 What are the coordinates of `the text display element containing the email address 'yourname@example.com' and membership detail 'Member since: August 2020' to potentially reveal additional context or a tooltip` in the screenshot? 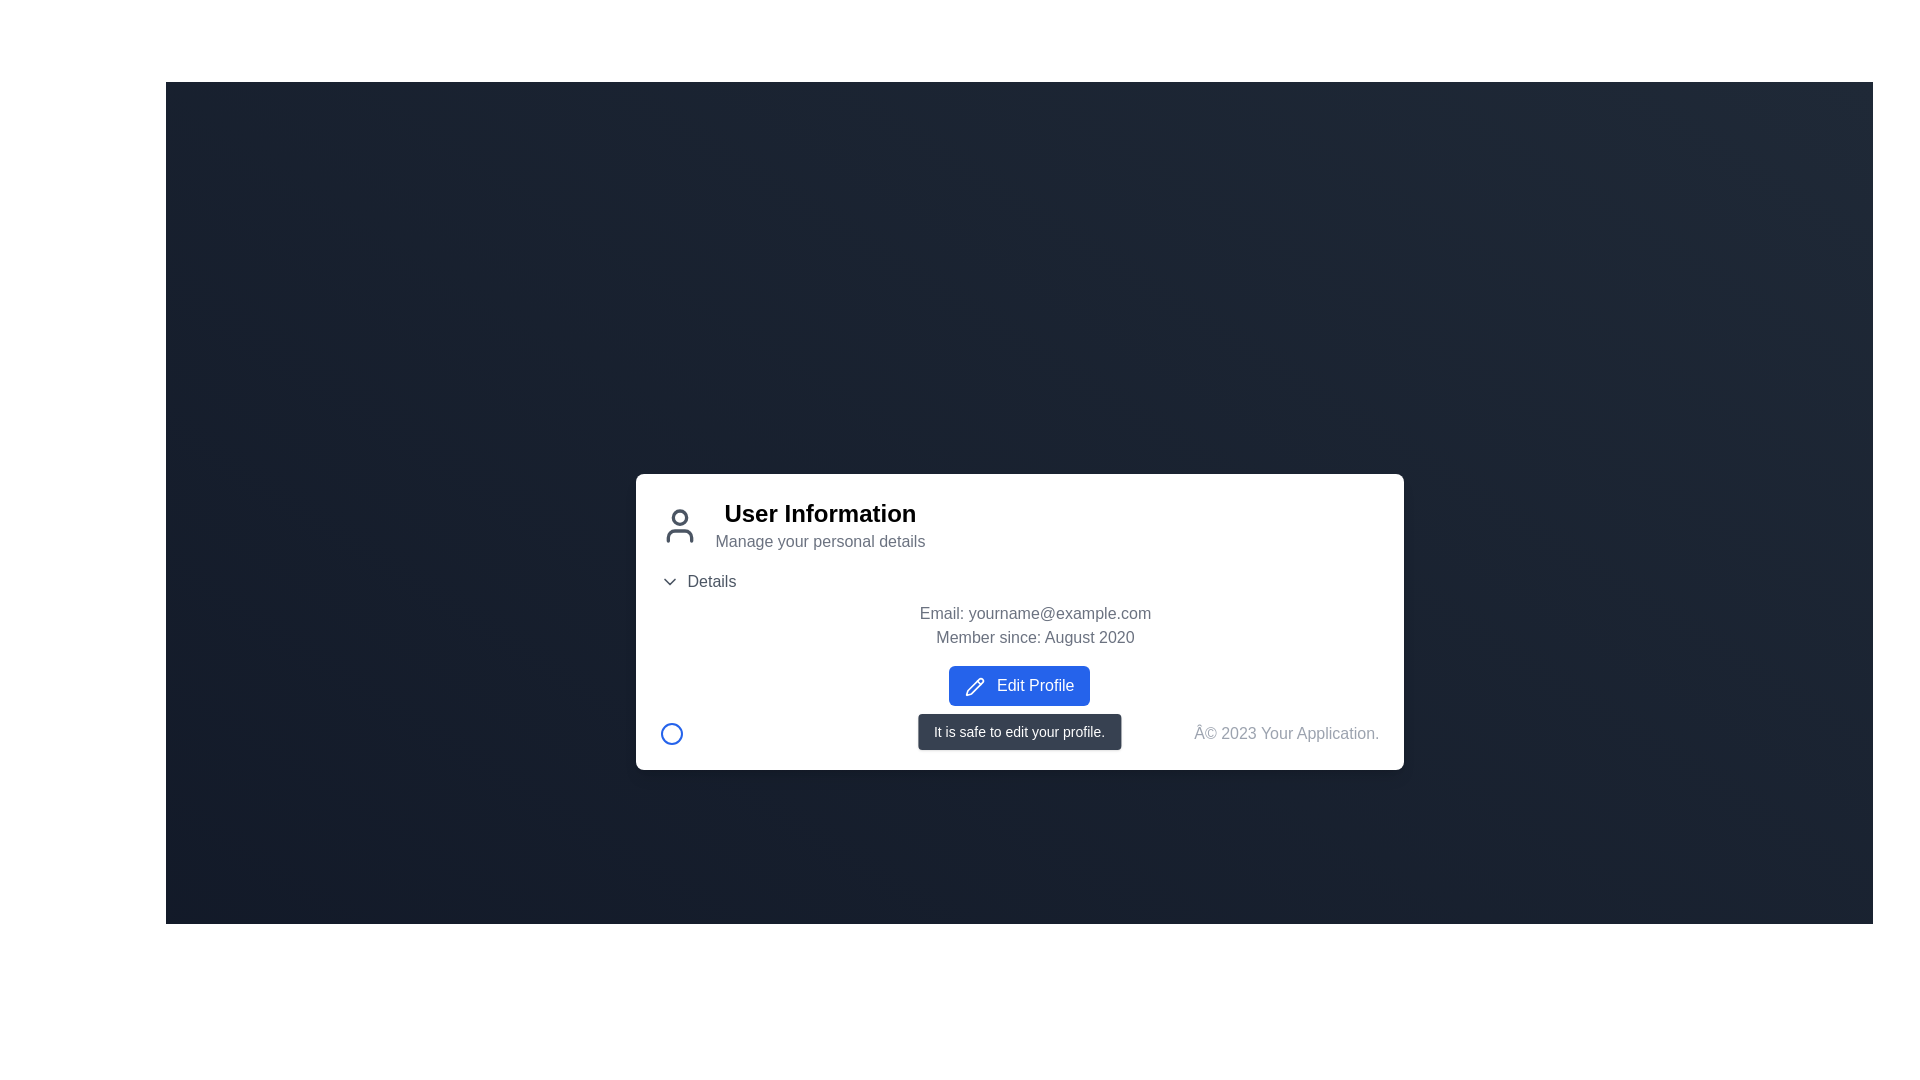 It's located at (1019, 624).